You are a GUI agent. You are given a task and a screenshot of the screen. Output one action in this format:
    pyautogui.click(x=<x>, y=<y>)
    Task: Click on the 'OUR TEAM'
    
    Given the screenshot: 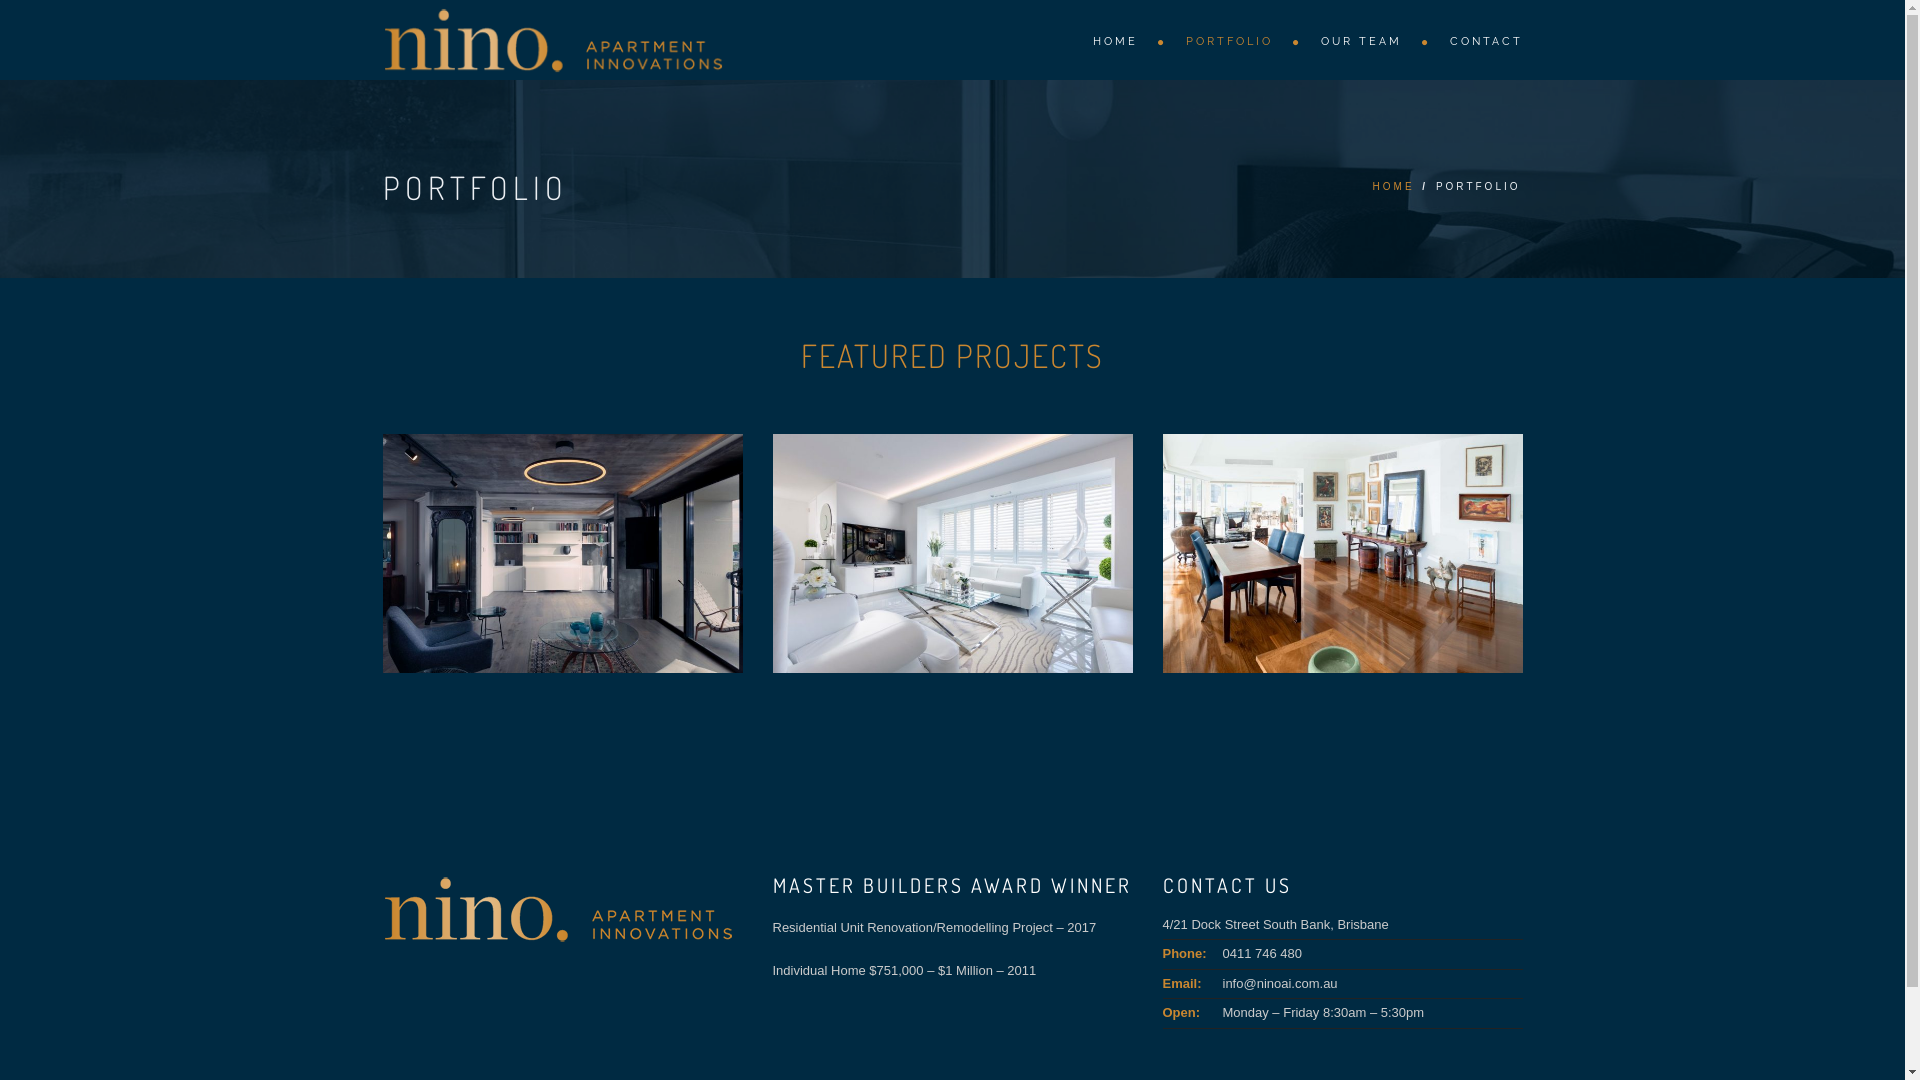 What is the action you would take?
    pyautogui.click(x=1363, y=40)
    